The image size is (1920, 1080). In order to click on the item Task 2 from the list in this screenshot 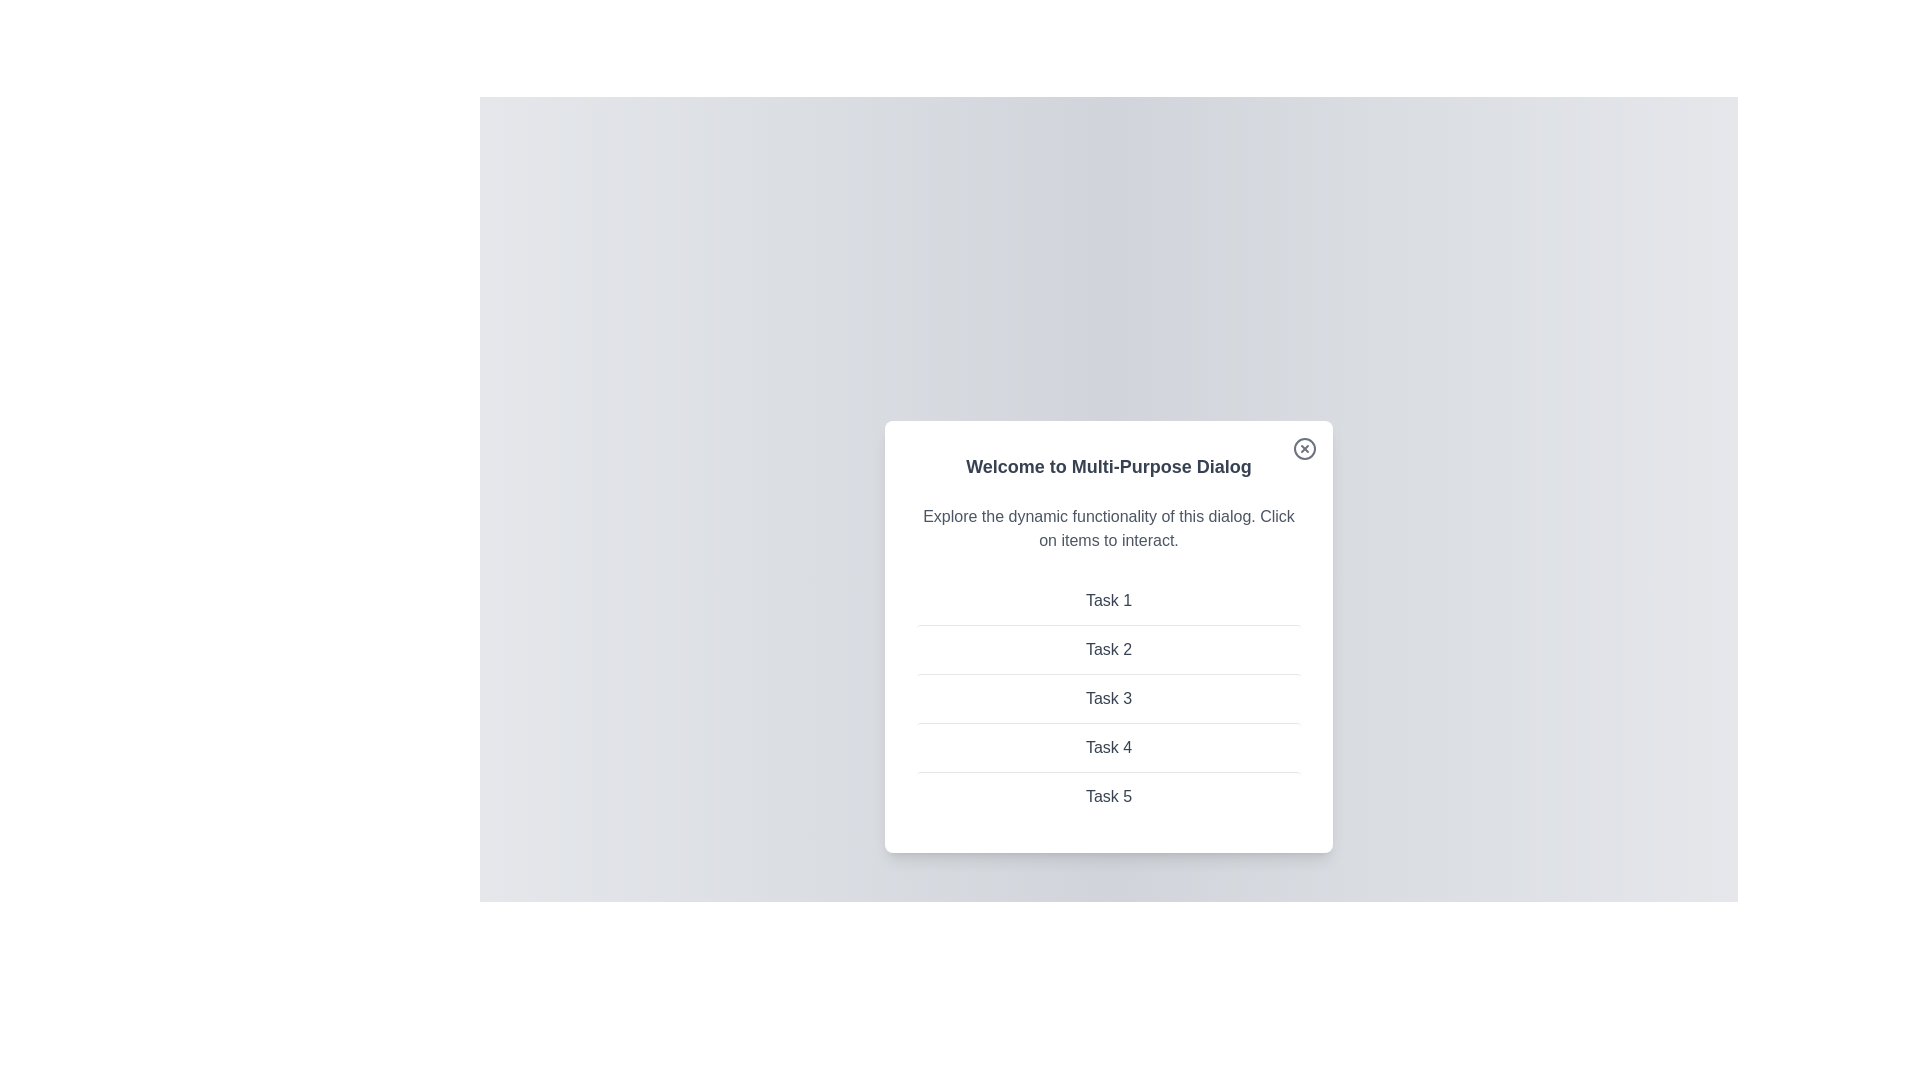, I will do `click(1107, 649)`.